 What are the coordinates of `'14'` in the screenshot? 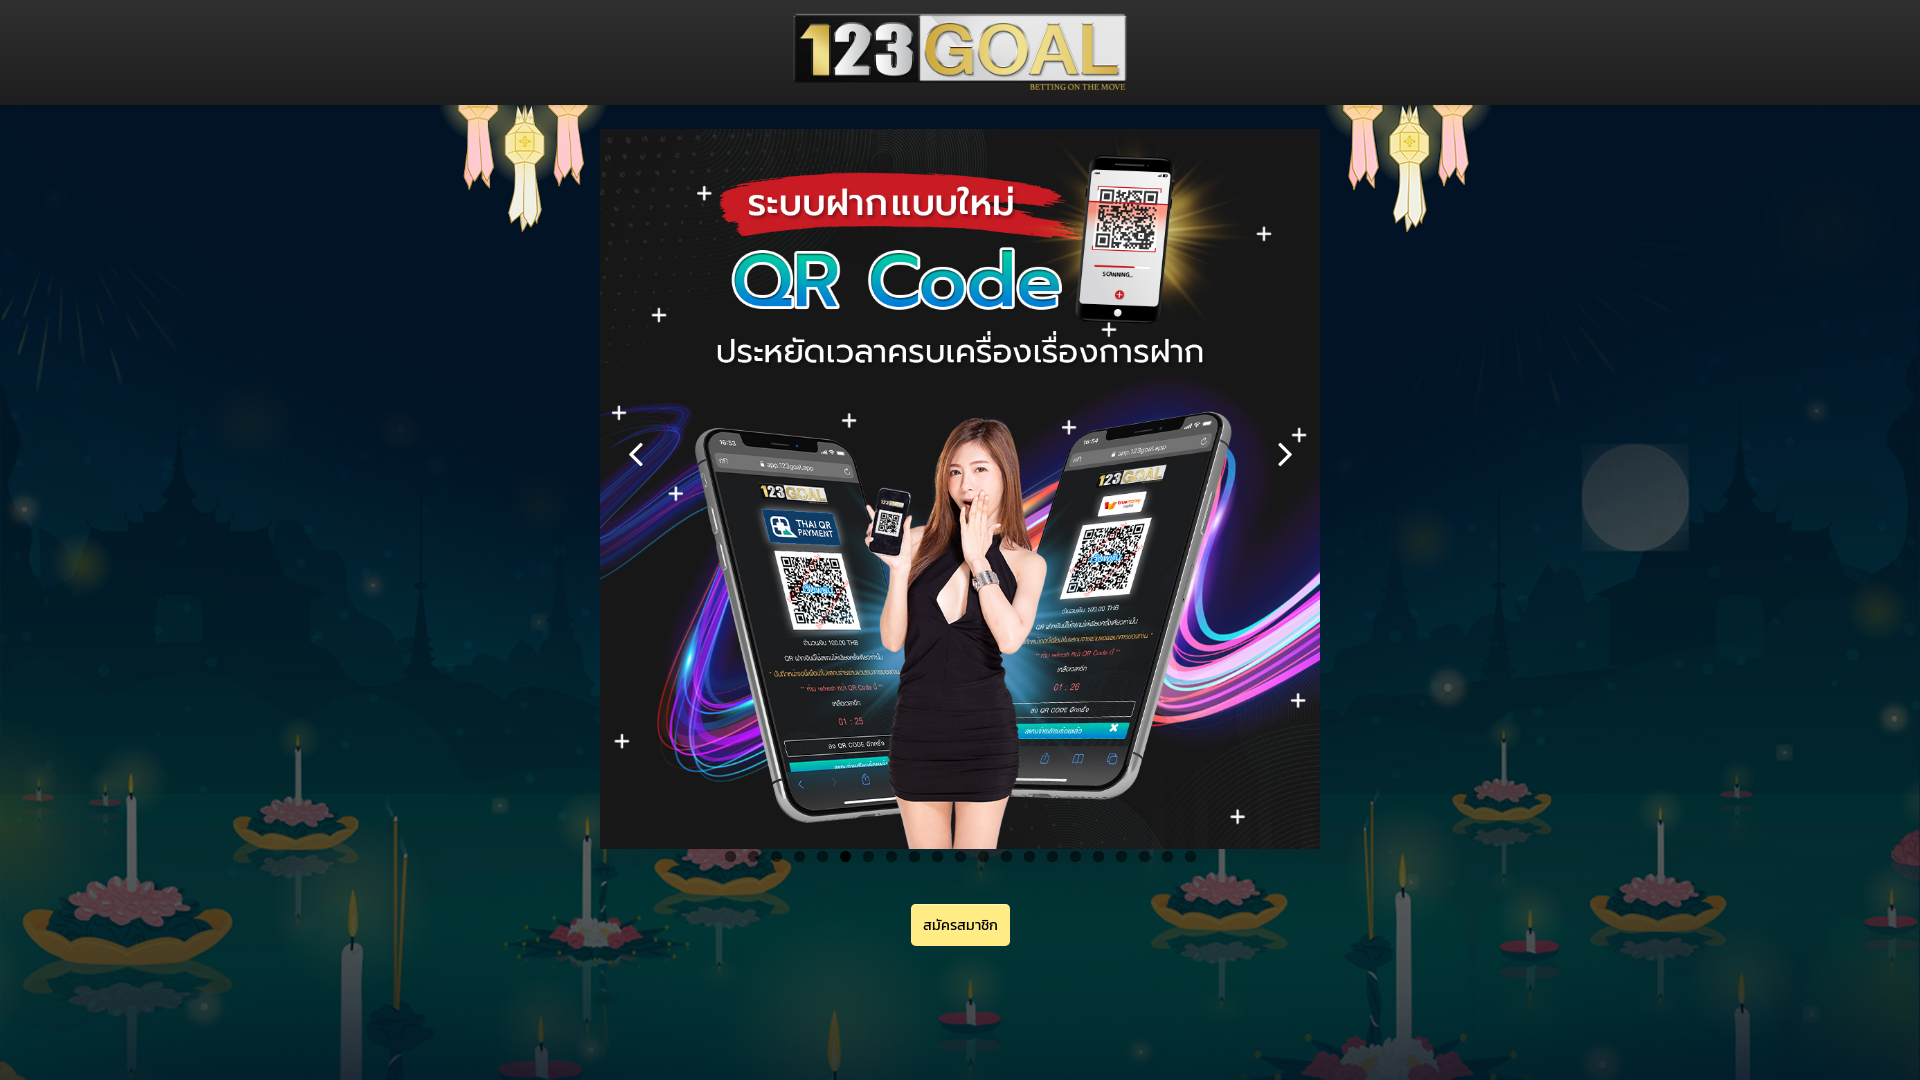 It's located at (1029, 855).